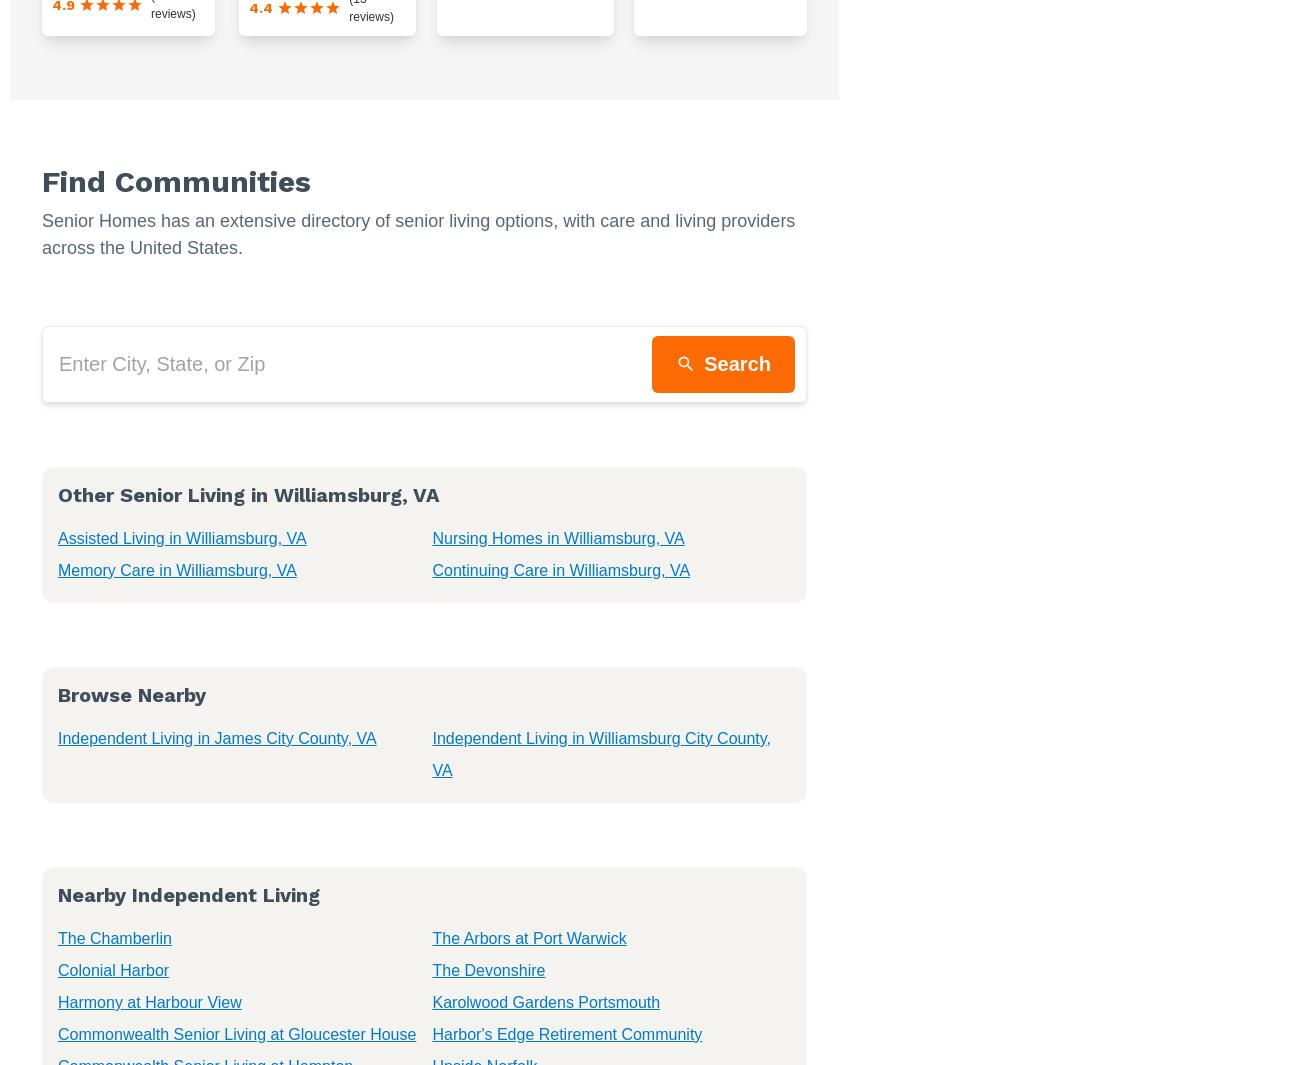  What do you see at coordinates (737, 363) in the screenshot?
I see `'Search'` at bounding box center [737, 363].